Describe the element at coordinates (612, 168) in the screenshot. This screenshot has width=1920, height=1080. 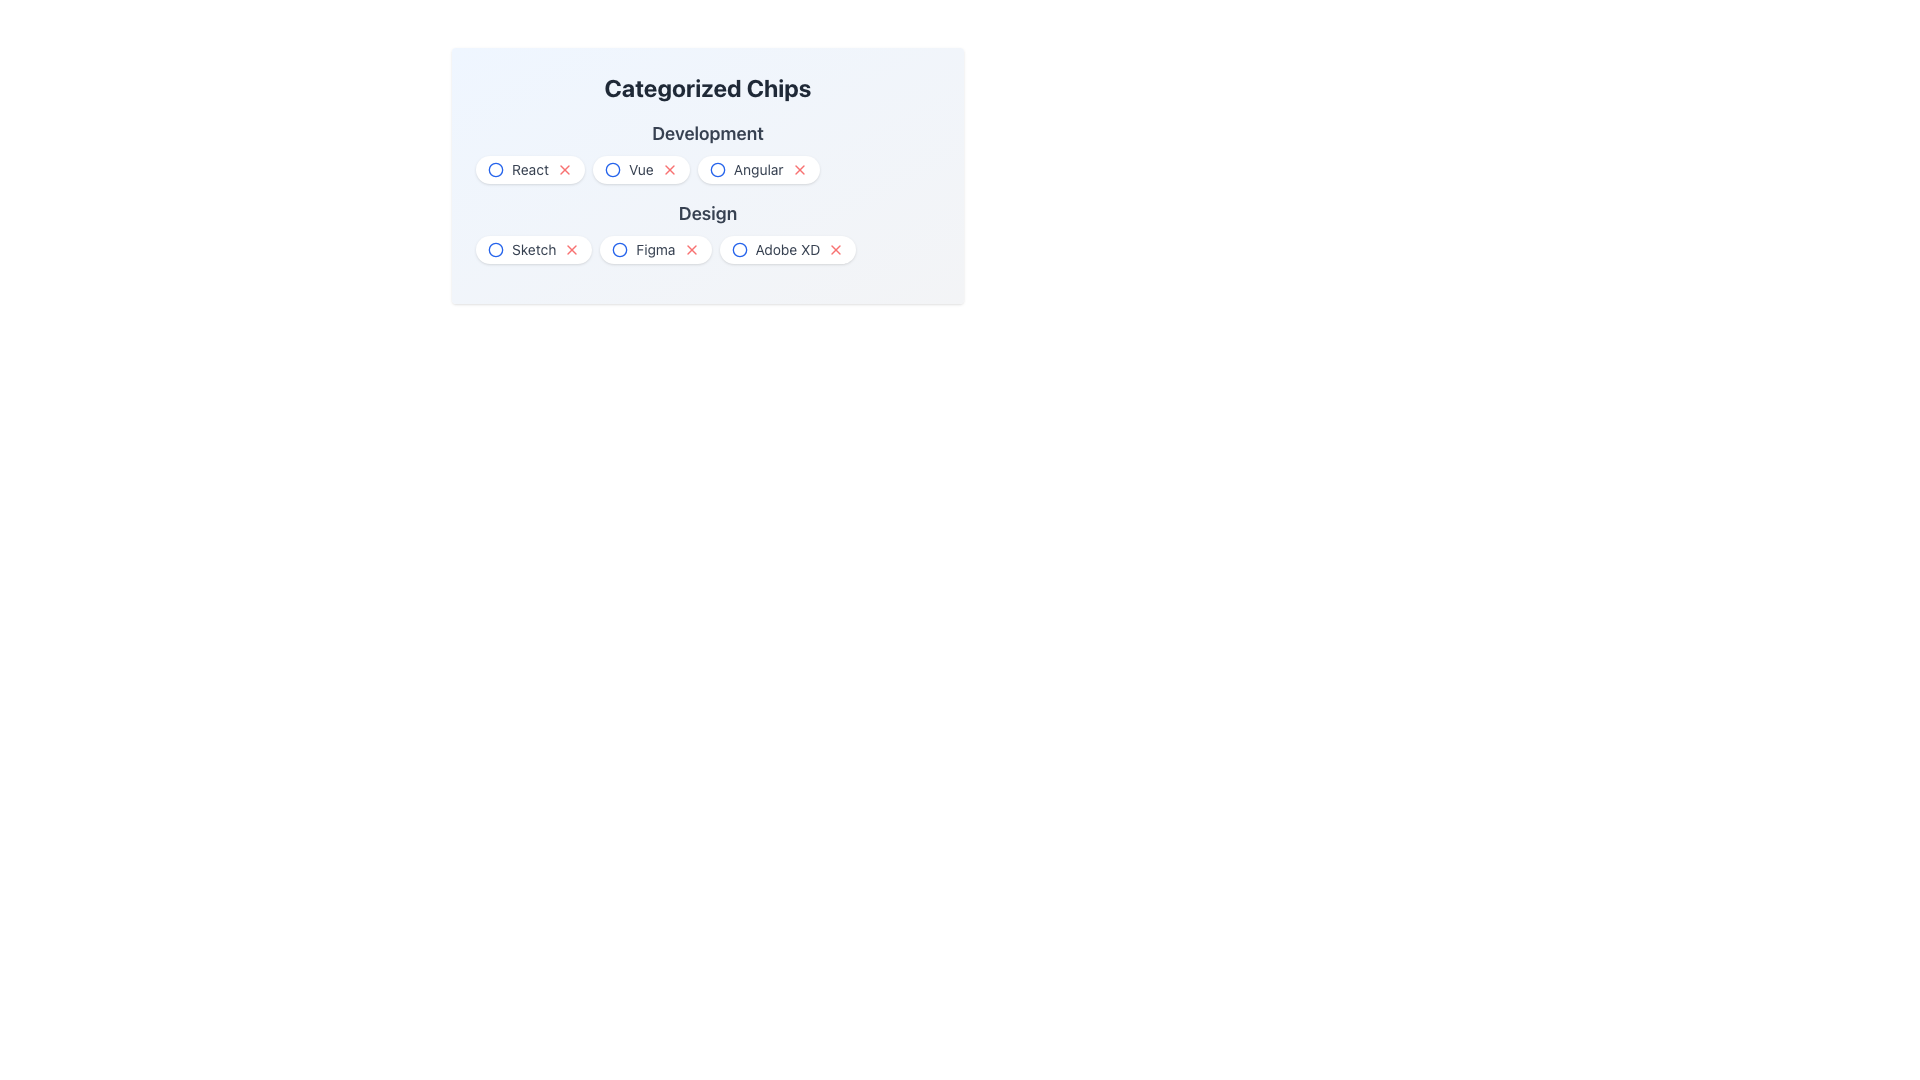
I see `the small circle with a thin stroke located inside the chip labeled 'Vue', which is the second chip in the 'Development' group` at that location.